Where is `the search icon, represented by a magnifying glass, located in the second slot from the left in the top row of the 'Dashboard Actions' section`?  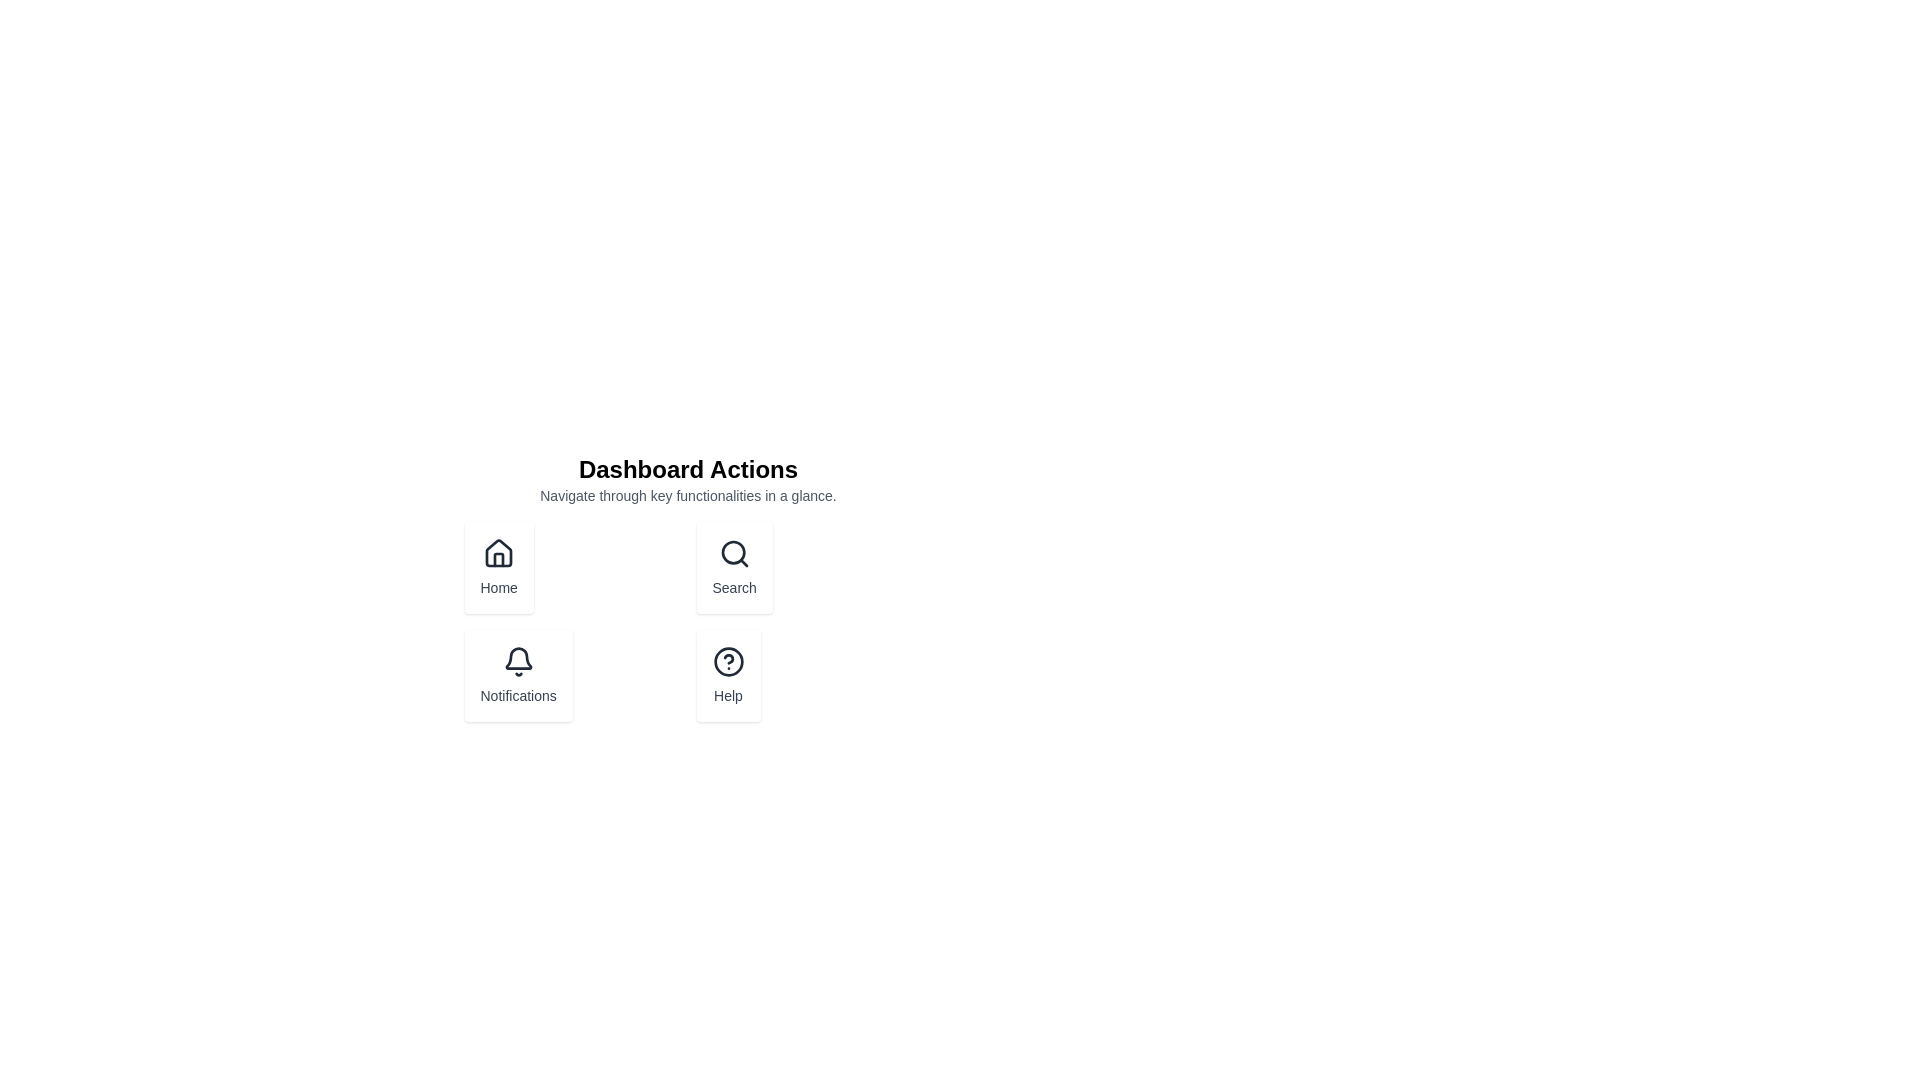
the search icon, represented by a magnifying glass, located in the second slot from the left in the top row of the 'Dashboard Actions' section is located at coordinates (733, 554).